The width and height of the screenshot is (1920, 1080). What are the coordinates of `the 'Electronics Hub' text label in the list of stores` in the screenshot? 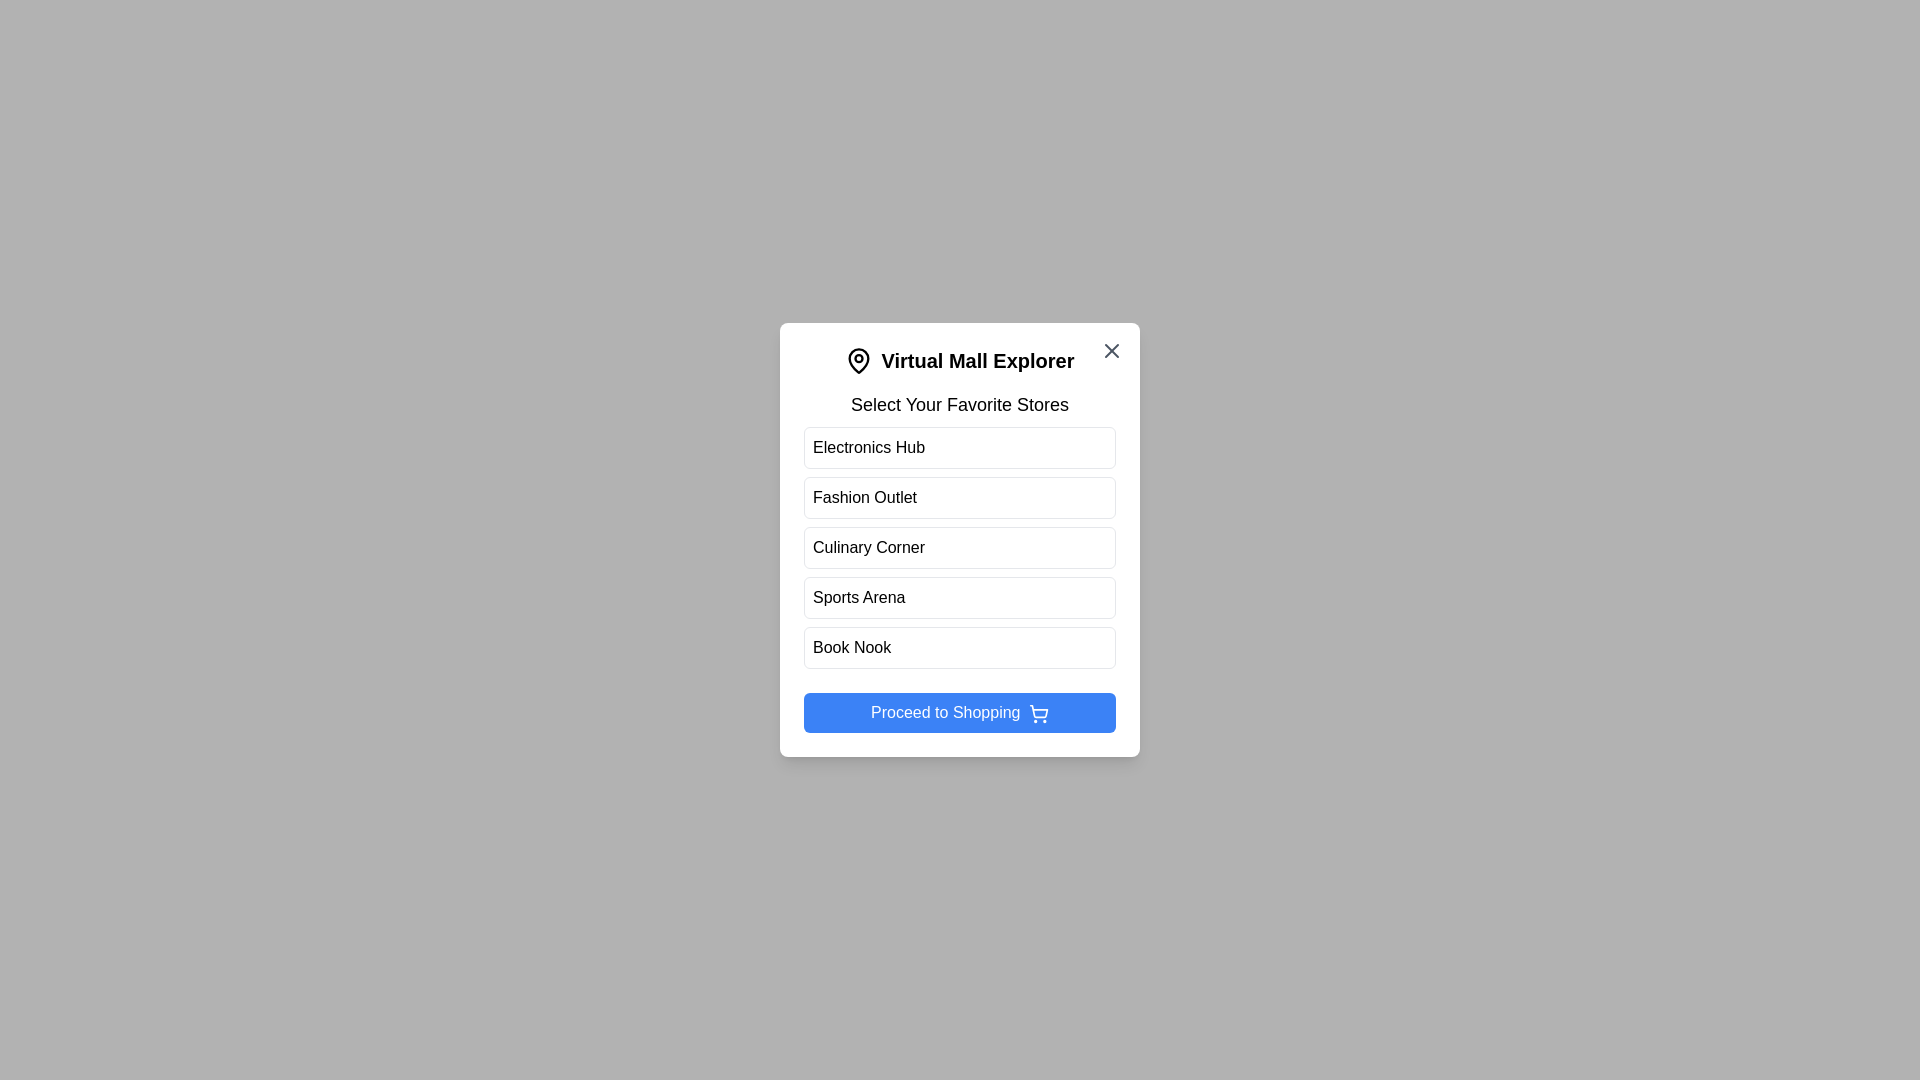 It's located at (868, 446).